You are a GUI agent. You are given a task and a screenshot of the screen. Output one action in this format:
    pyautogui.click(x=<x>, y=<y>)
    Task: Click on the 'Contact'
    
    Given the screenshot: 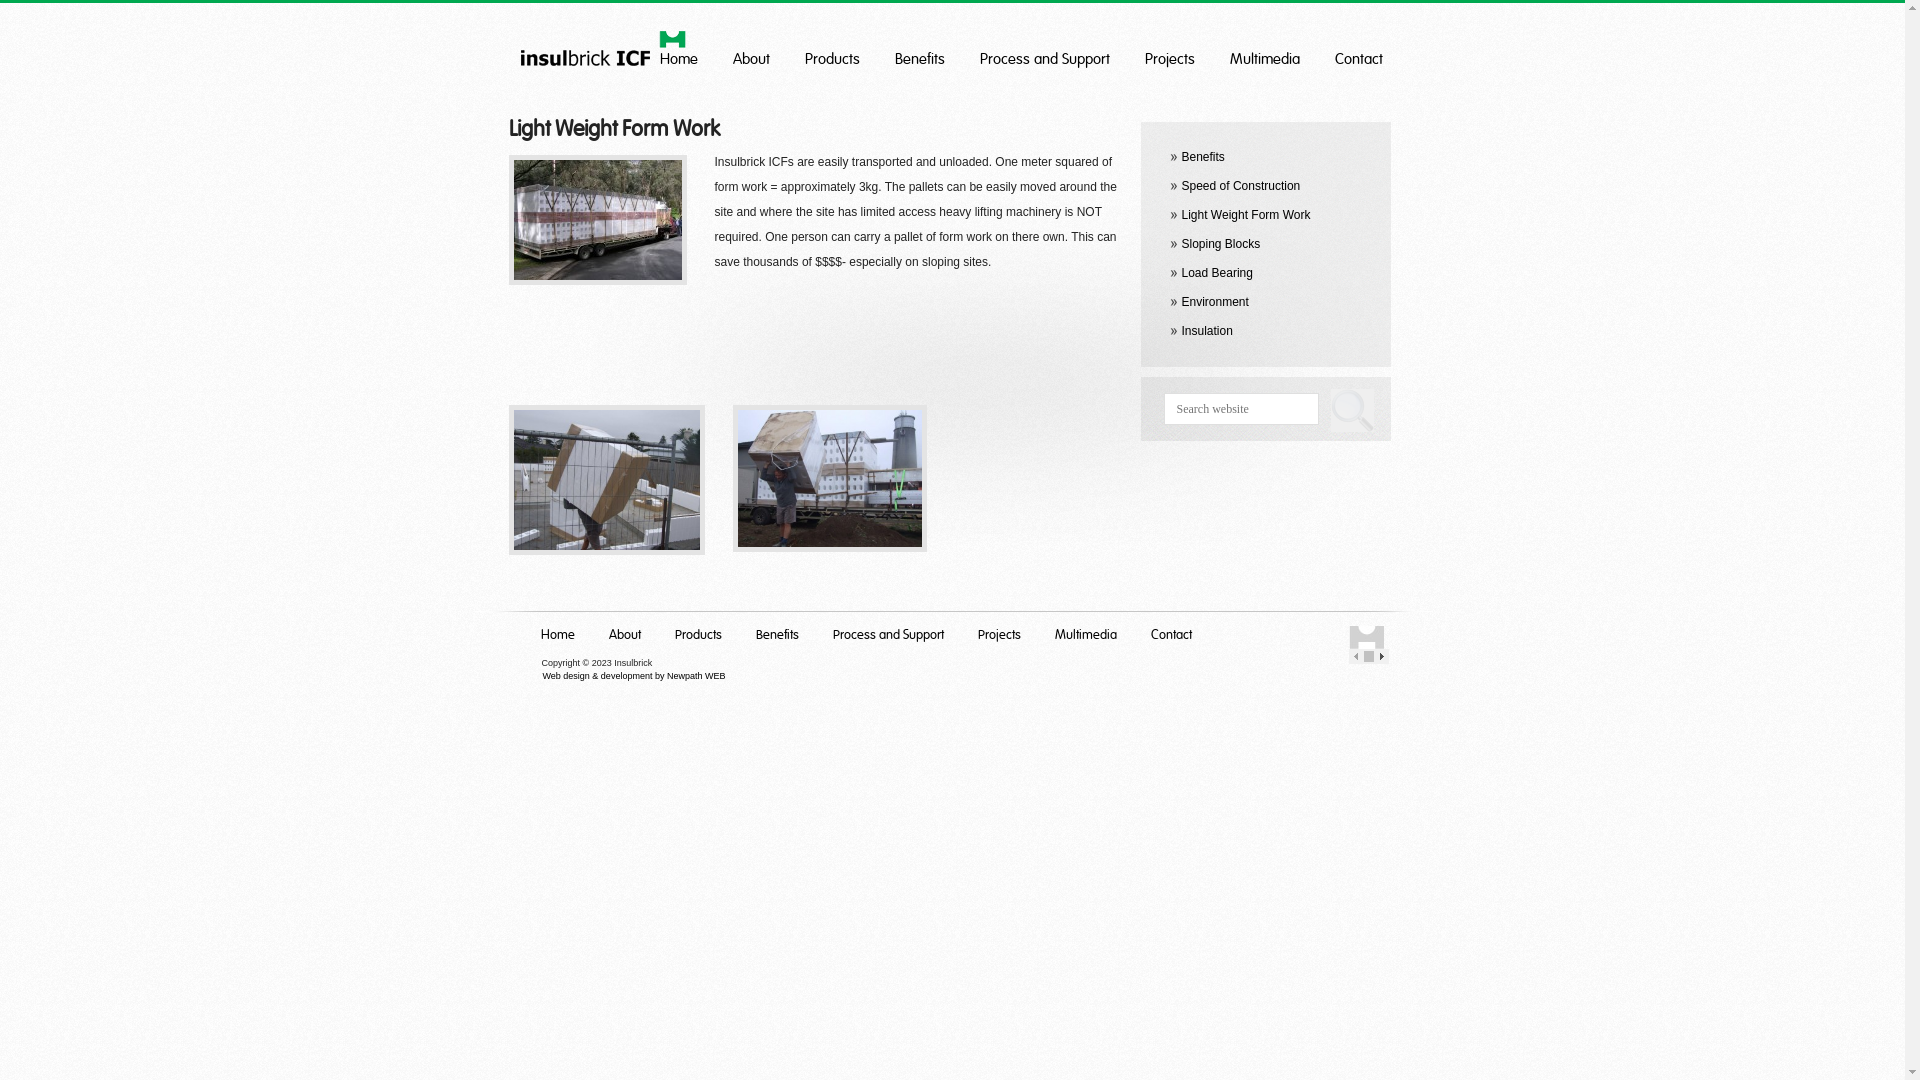 What is the action you would take?
    pyautogui.click(x=1171, y=630)
    